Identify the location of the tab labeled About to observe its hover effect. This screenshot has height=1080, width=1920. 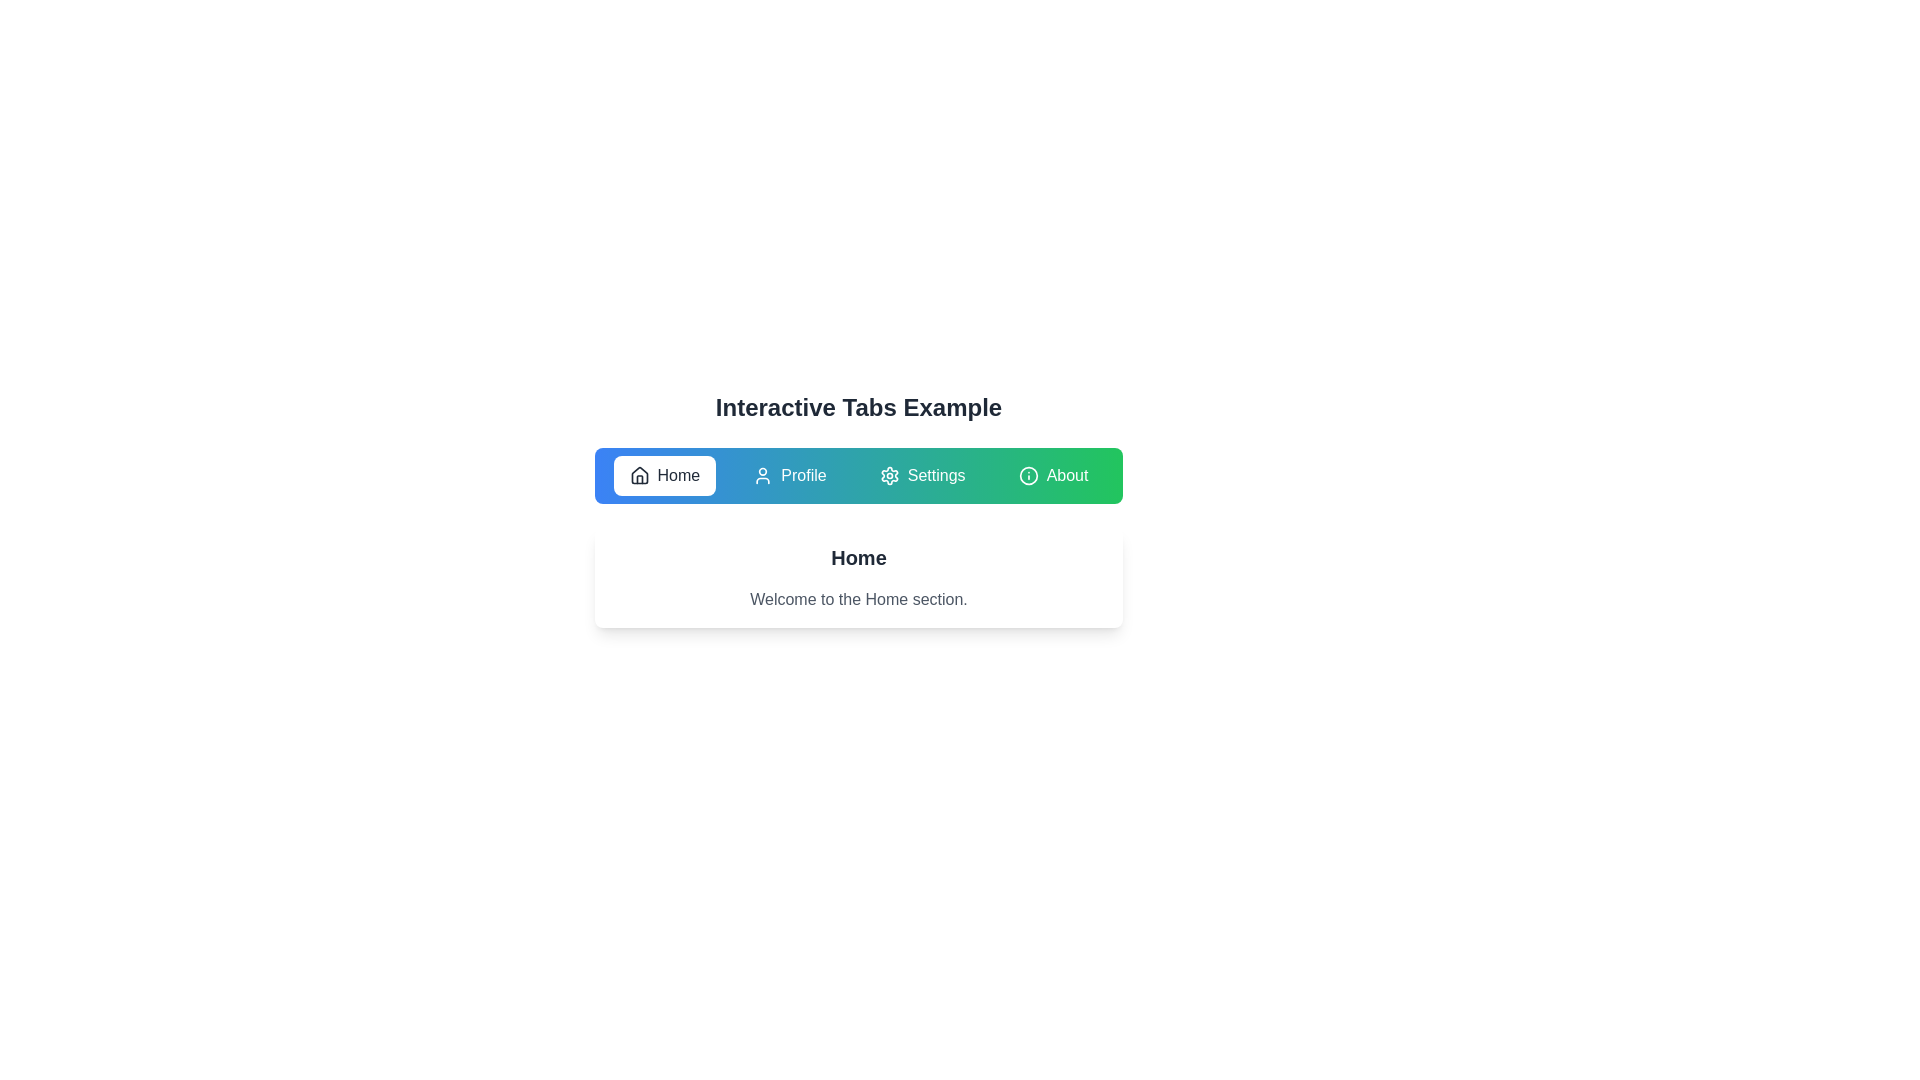
(1052, 475).